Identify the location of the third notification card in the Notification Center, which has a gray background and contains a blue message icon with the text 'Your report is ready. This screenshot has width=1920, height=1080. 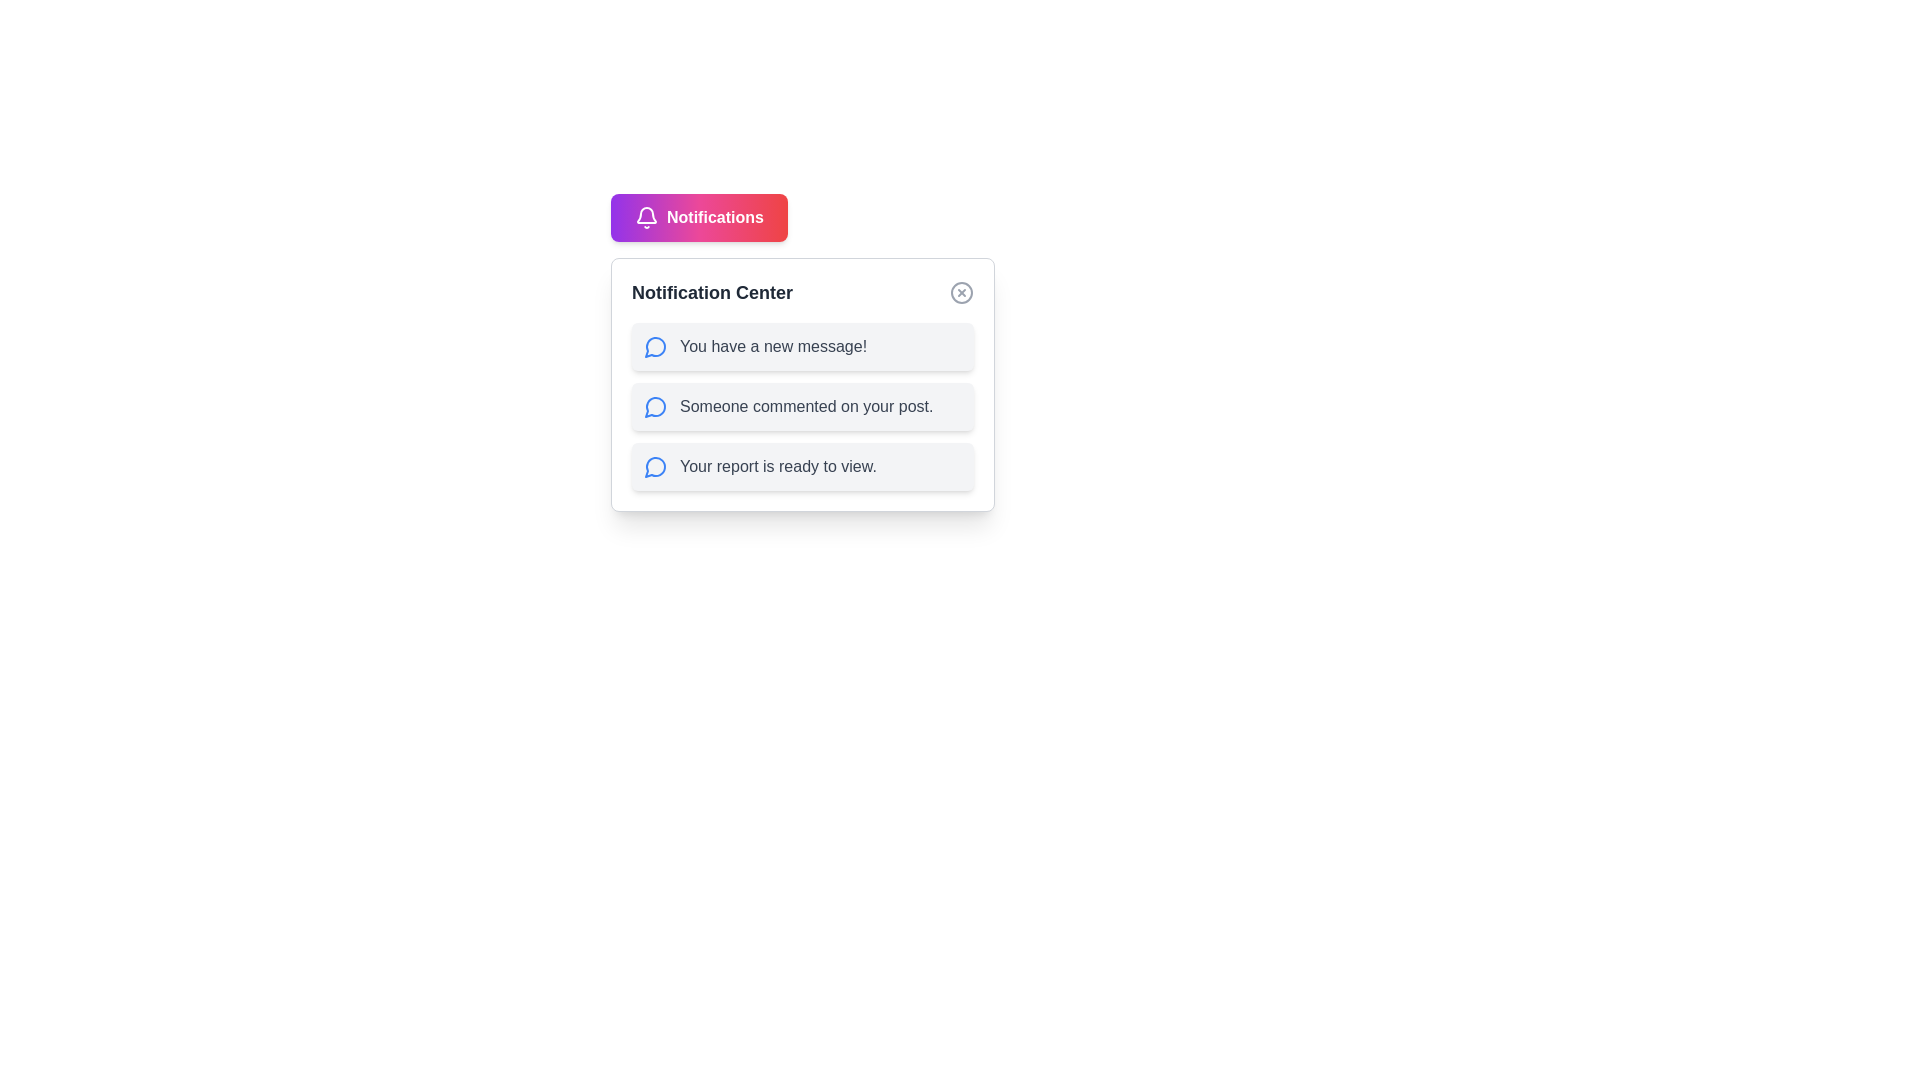
(802, 466).